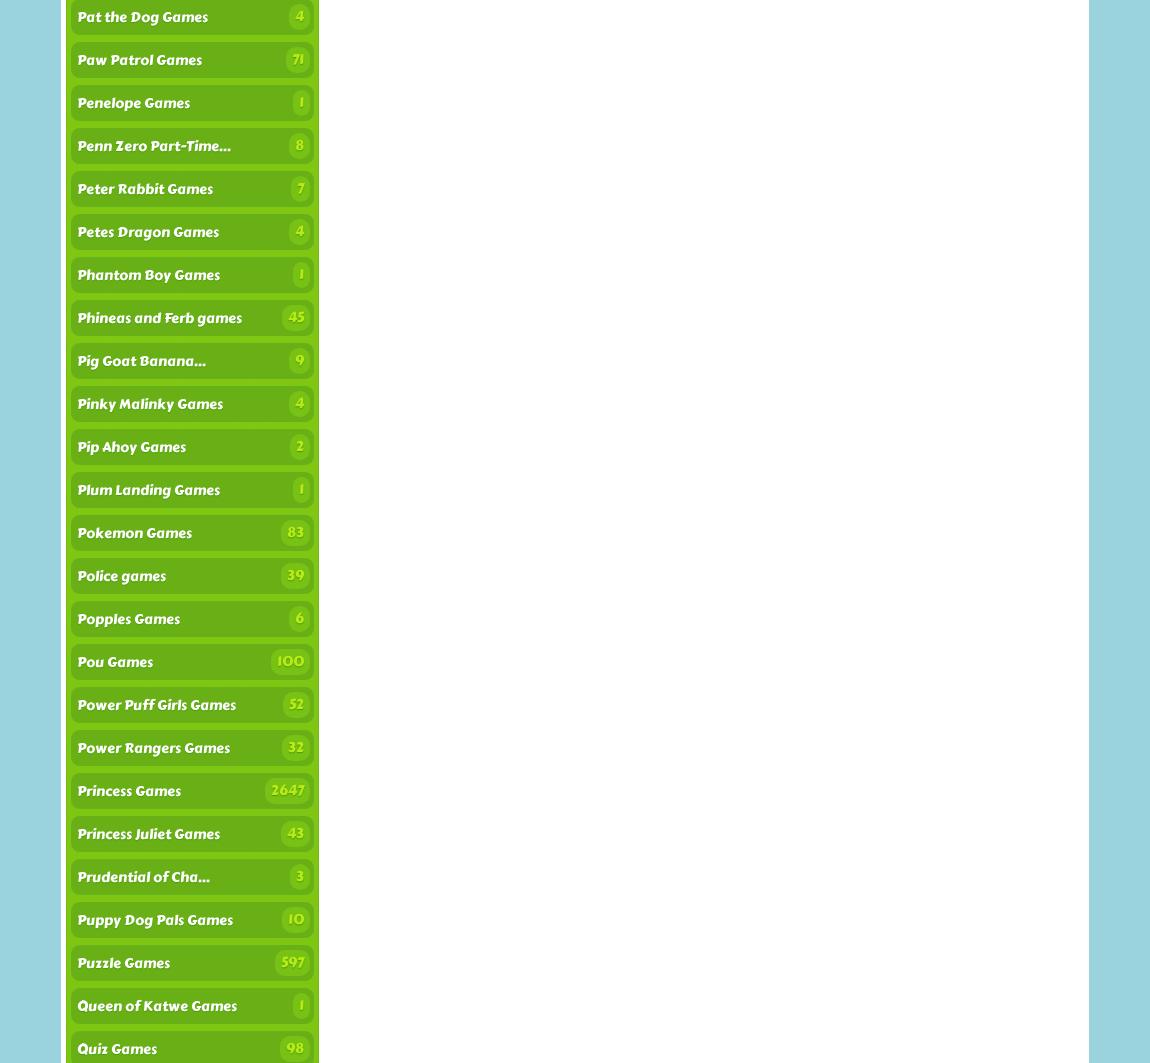  Describe the element at coordinates (76, 275) in the screenshot. I see `'Phantom Boy Games'` at that location.